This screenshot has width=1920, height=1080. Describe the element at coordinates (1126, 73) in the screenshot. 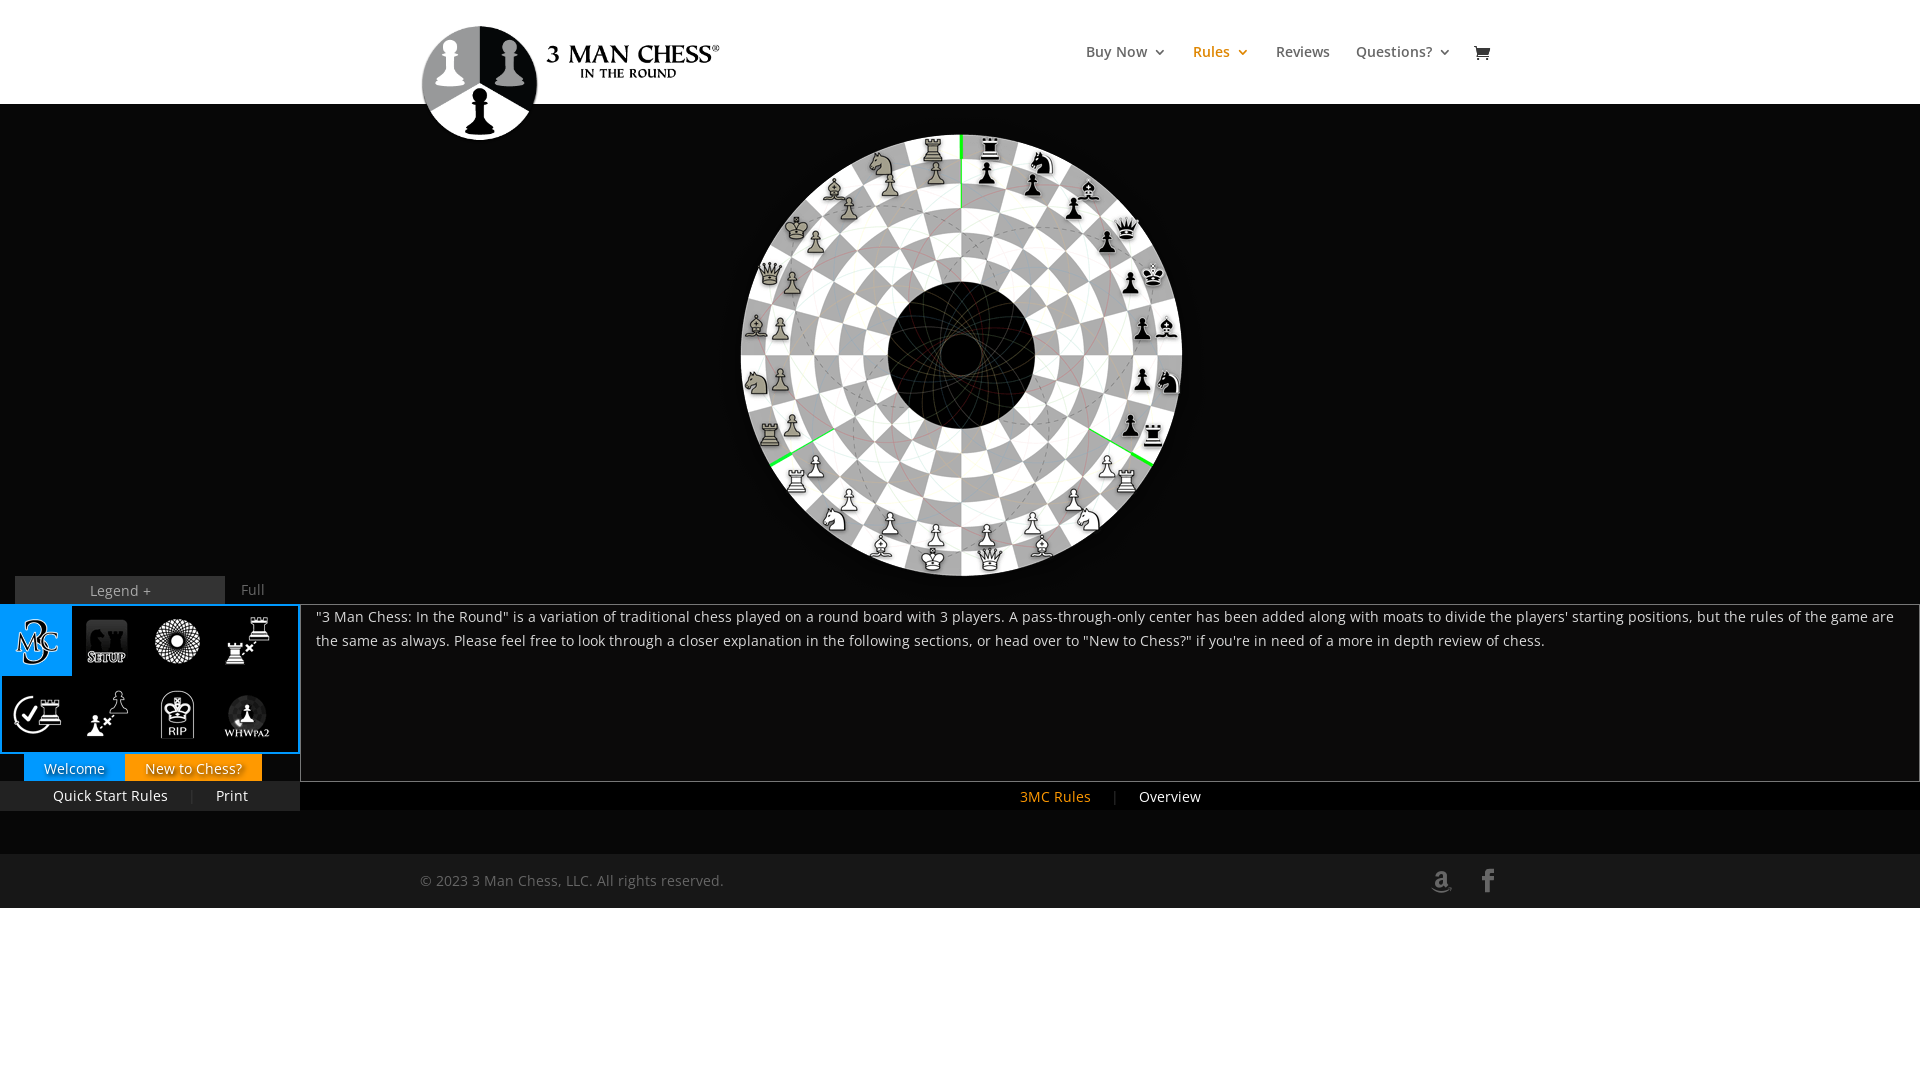

I see `'Buy Now'` at that location.